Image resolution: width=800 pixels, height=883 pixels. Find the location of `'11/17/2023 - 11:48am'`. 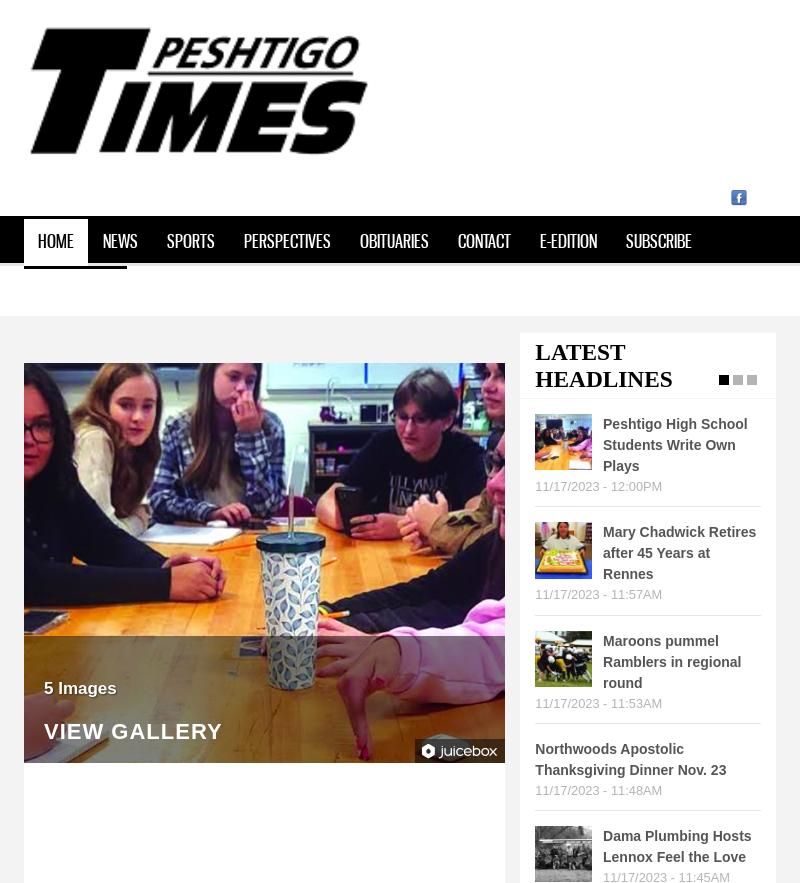

'11/17/2023 - 11:48am' is located at coordinates (597, 788).